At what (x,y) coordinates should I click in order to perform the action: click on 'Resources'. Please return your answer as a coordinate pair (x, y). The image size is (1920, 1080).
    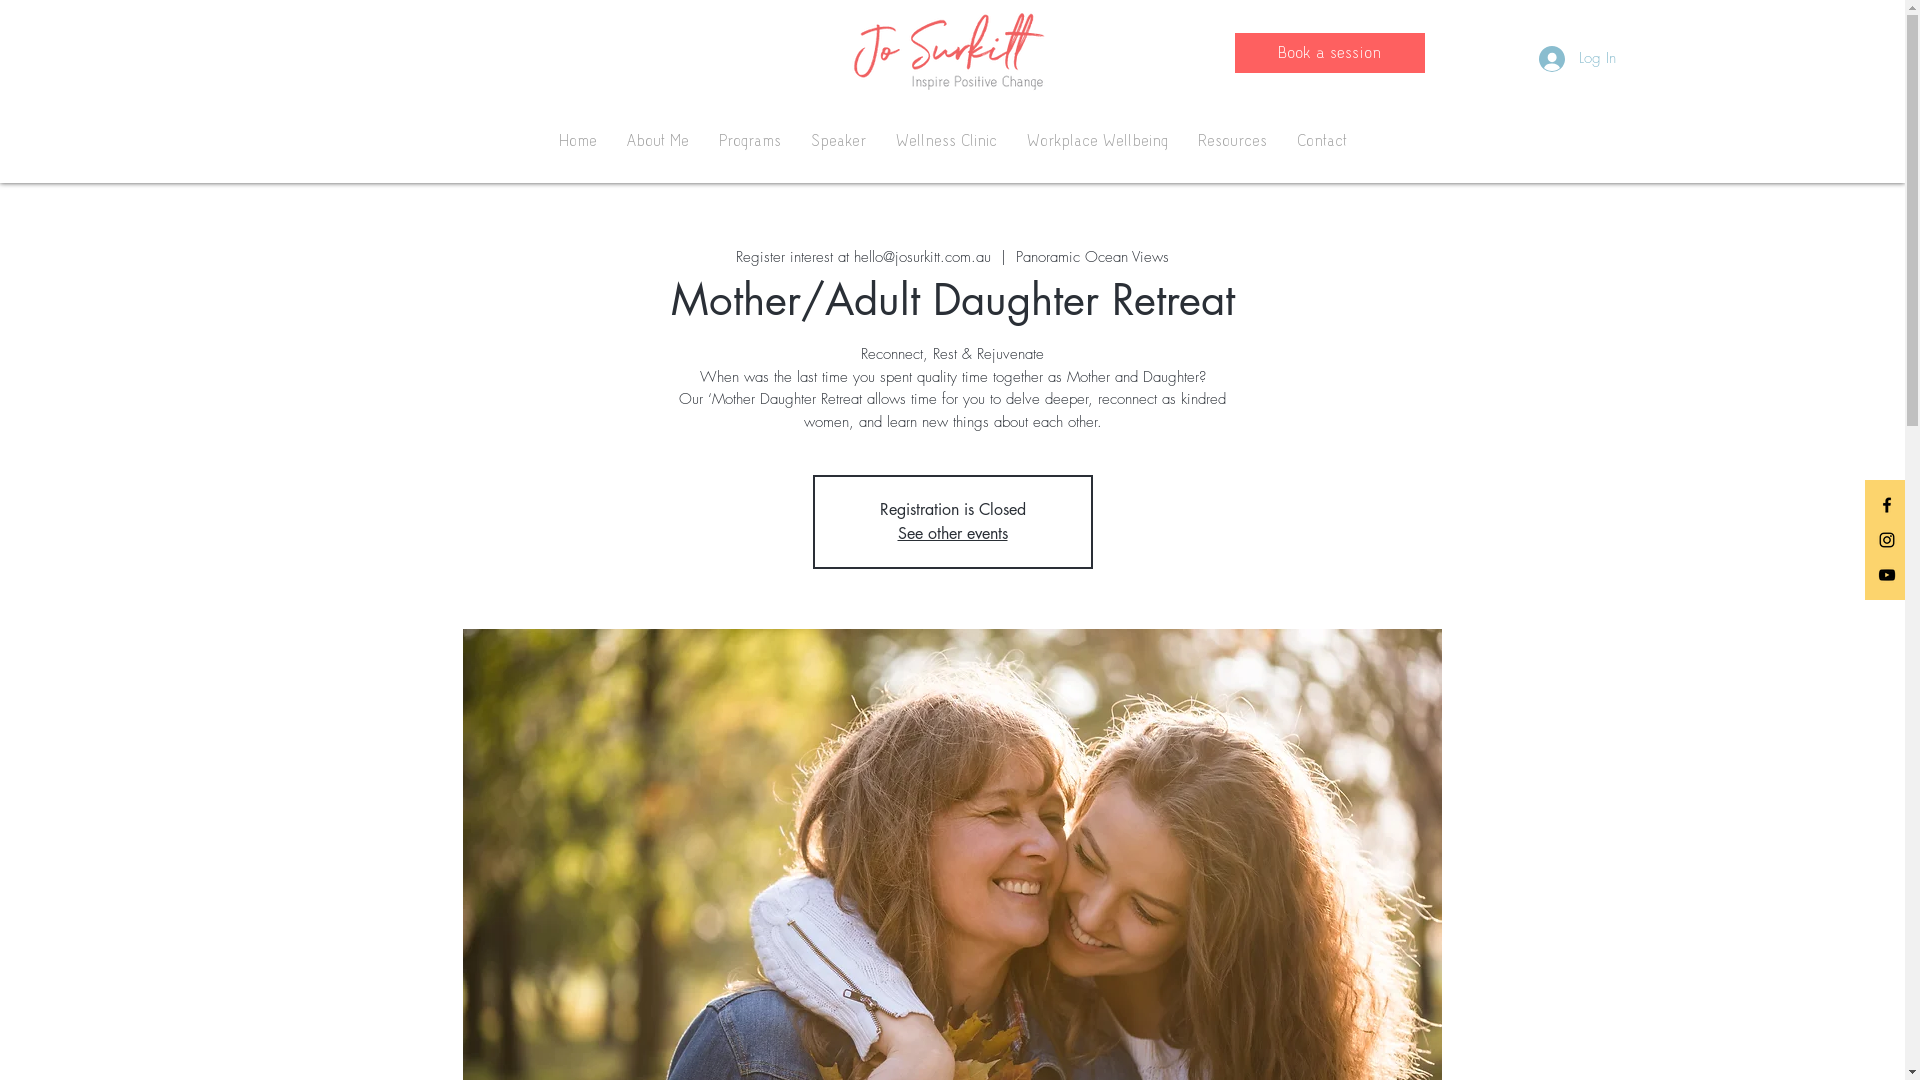
    Looking at the image, I should click on (1181, 140).